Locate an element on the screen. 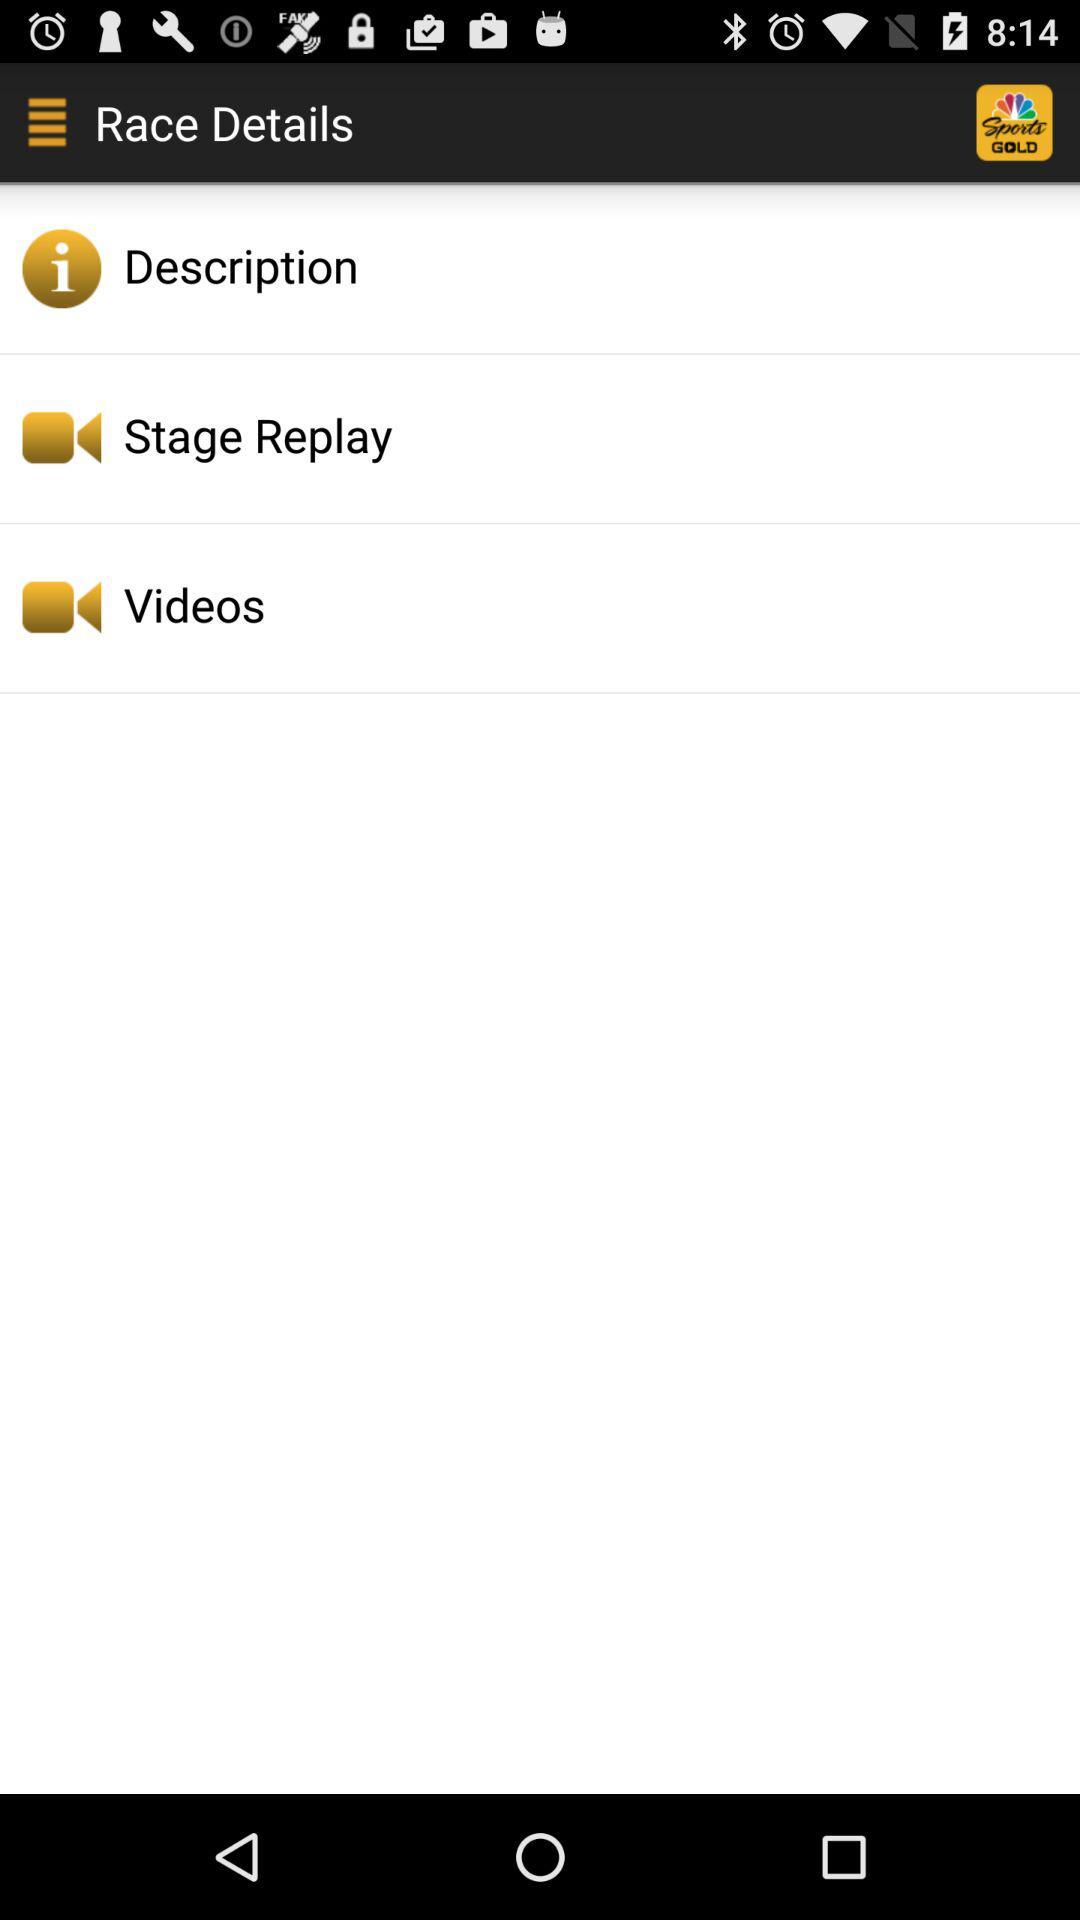 Image resolution: width=1080 pixels, height=1920 pixels. the description icon is located at coordinates (595, 264).